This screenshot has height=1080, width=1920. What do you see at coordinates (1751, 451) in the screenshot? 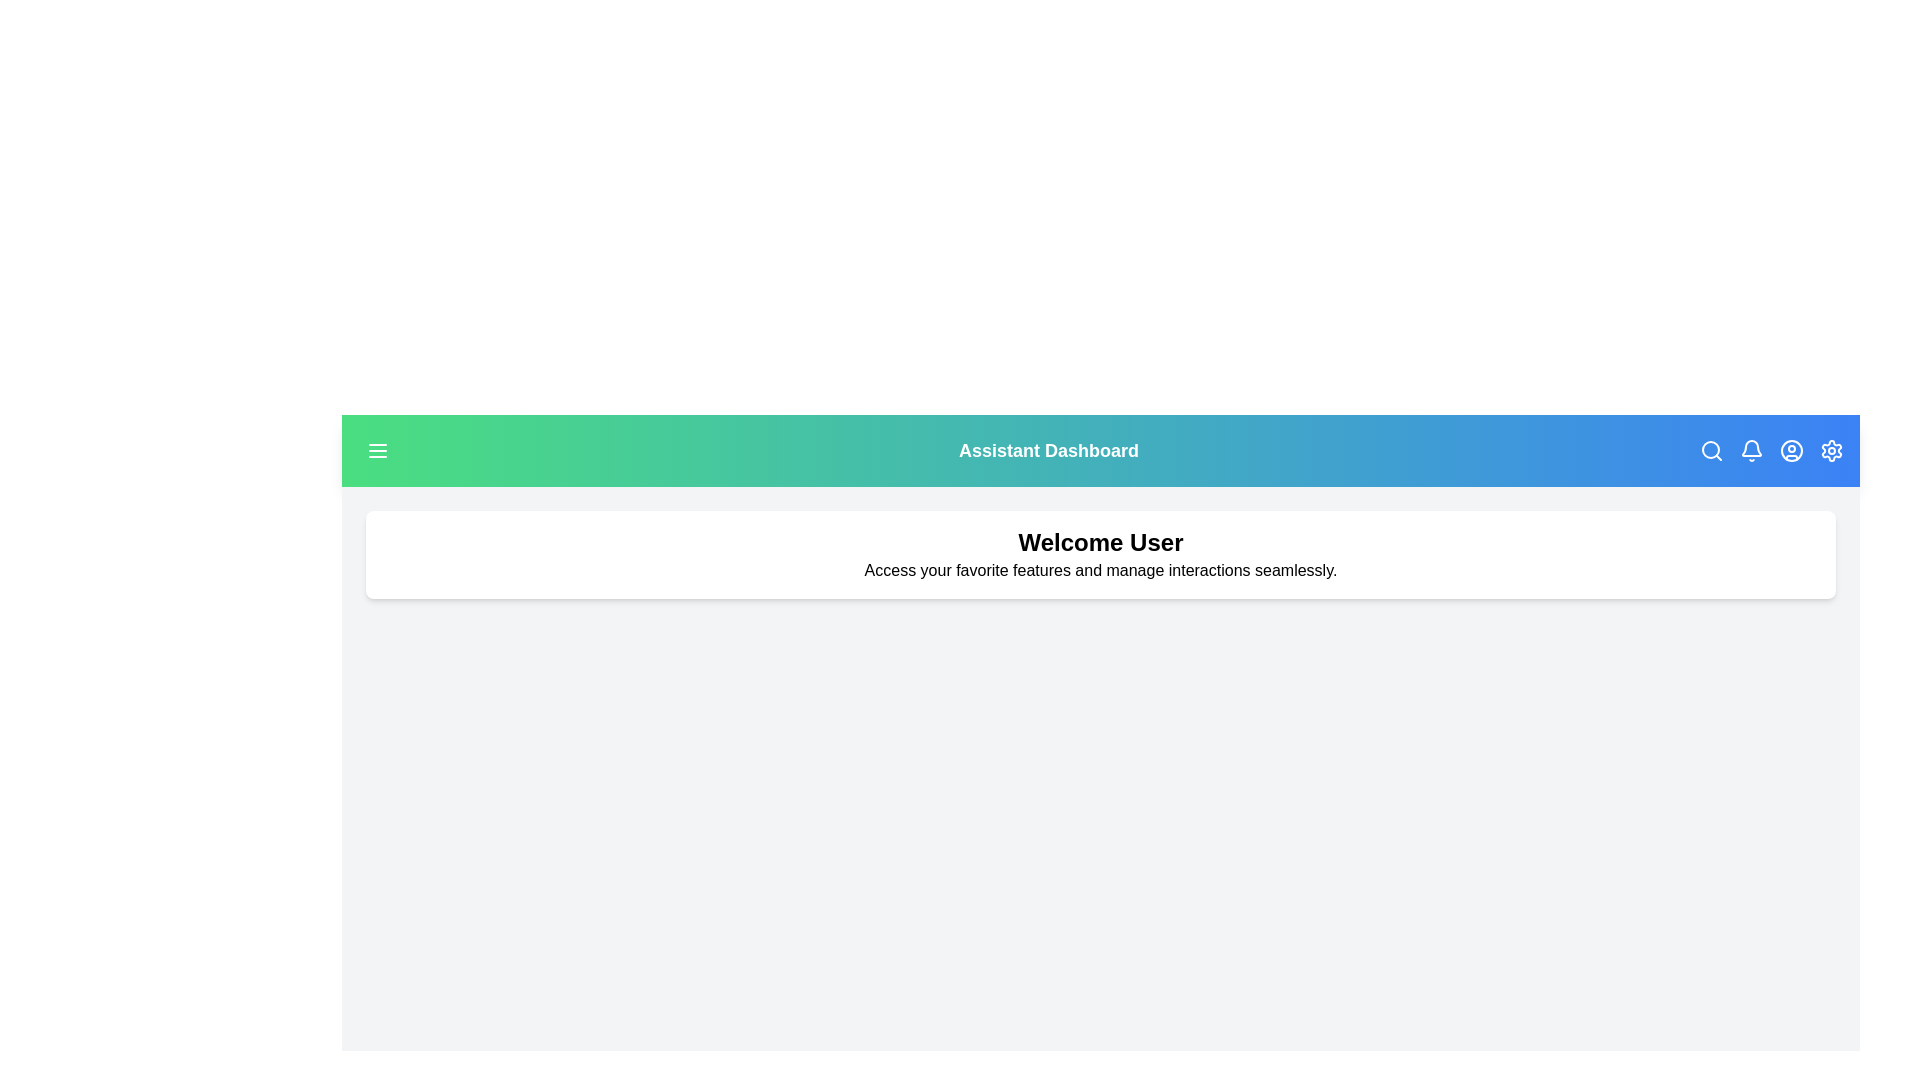
I see `the bell icon to view notifications` at bounding box center [1751, 451].